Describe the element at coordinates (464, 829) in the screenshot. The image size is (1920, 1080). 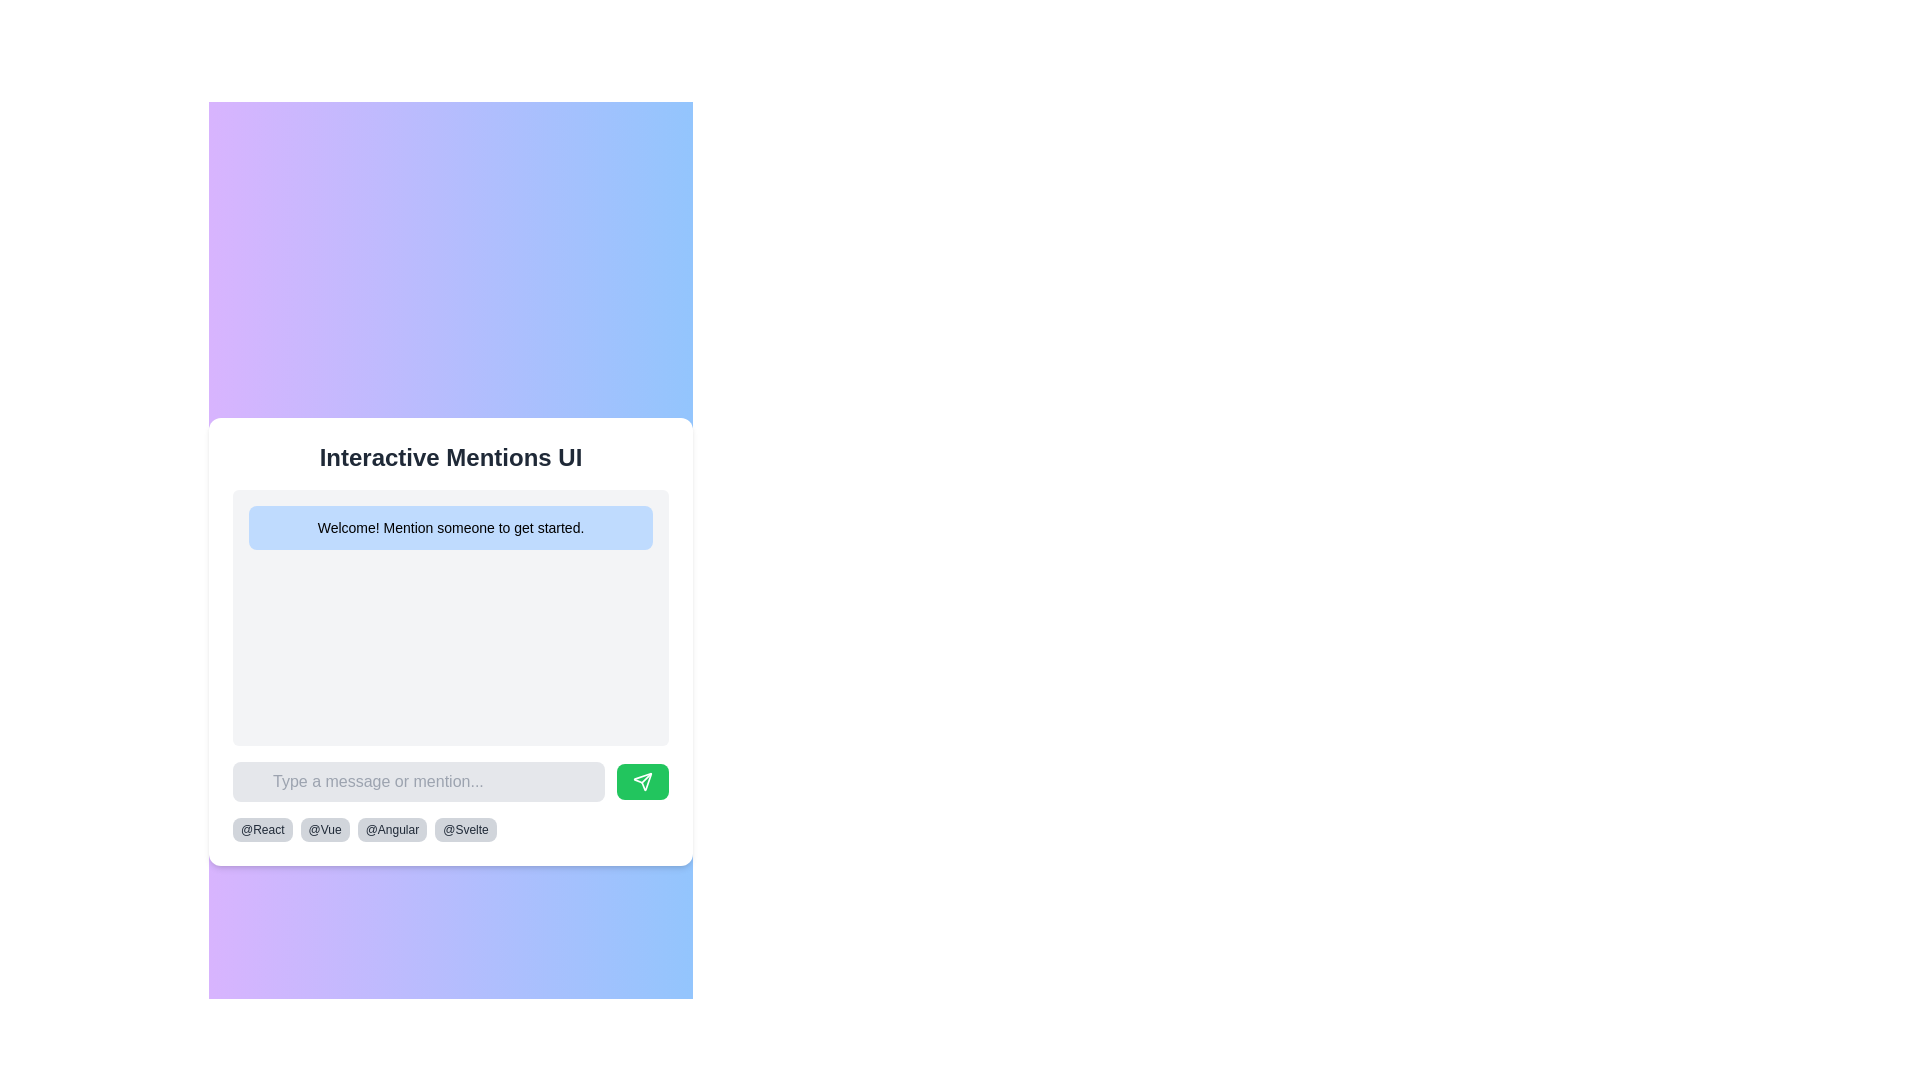
I see `the '@Svelte' label` at that location.